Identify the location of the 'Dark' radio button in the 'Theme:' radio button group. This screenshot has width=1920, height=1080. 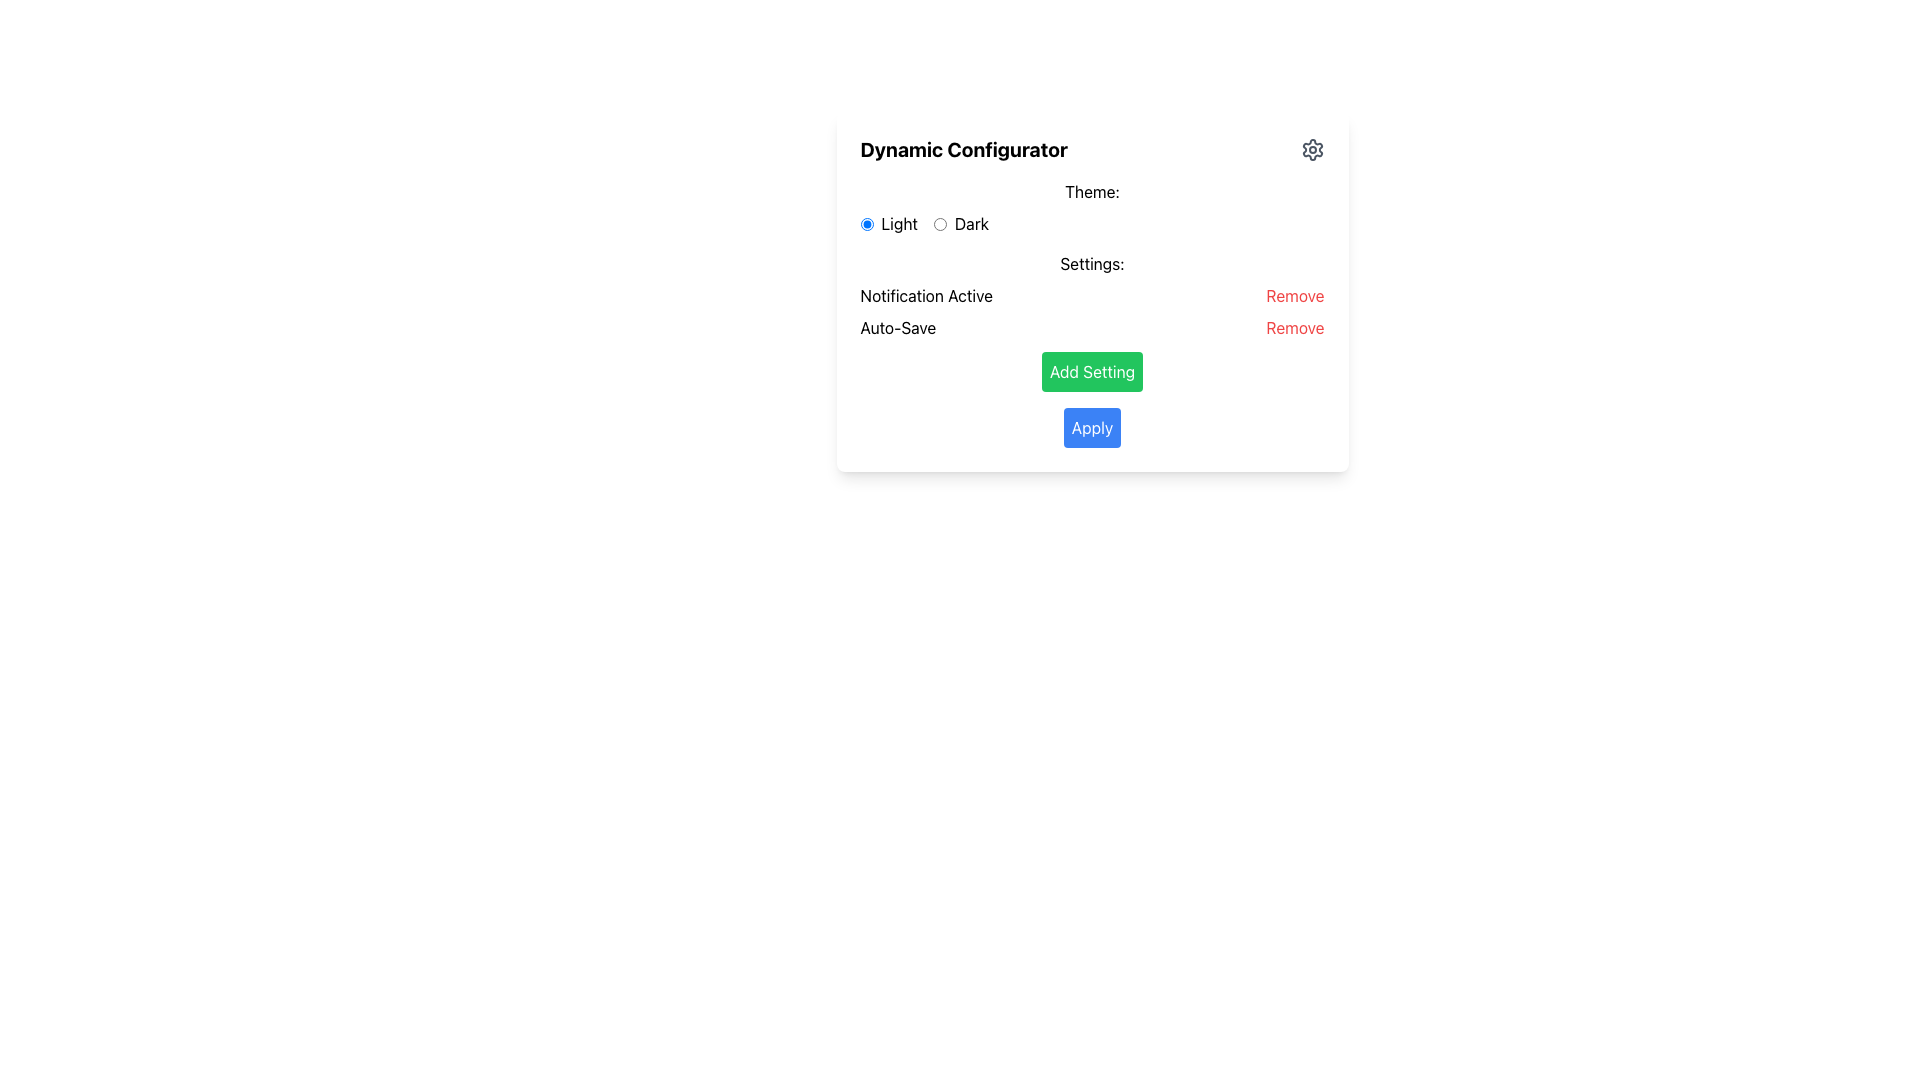
(1091, 208).